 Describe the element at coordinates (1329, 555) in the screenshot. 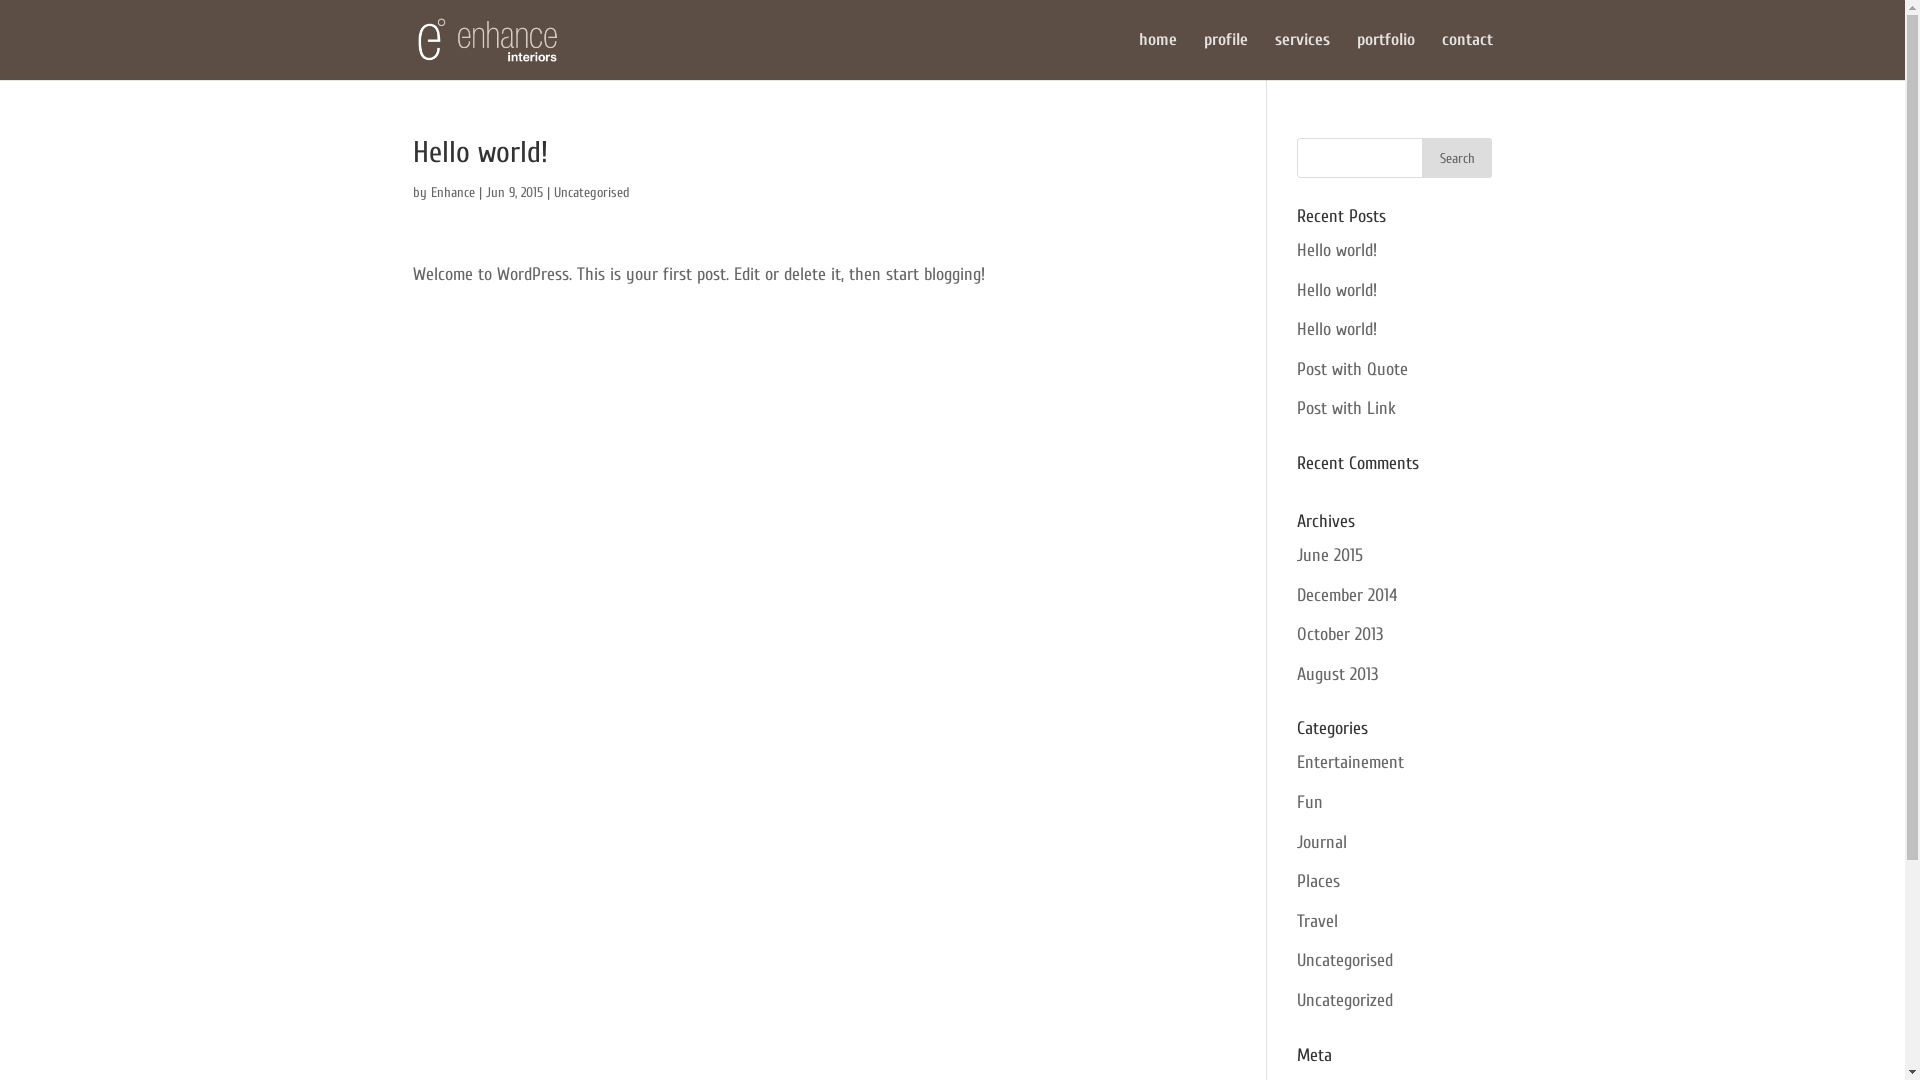

I see `'June 2015'` at that location.